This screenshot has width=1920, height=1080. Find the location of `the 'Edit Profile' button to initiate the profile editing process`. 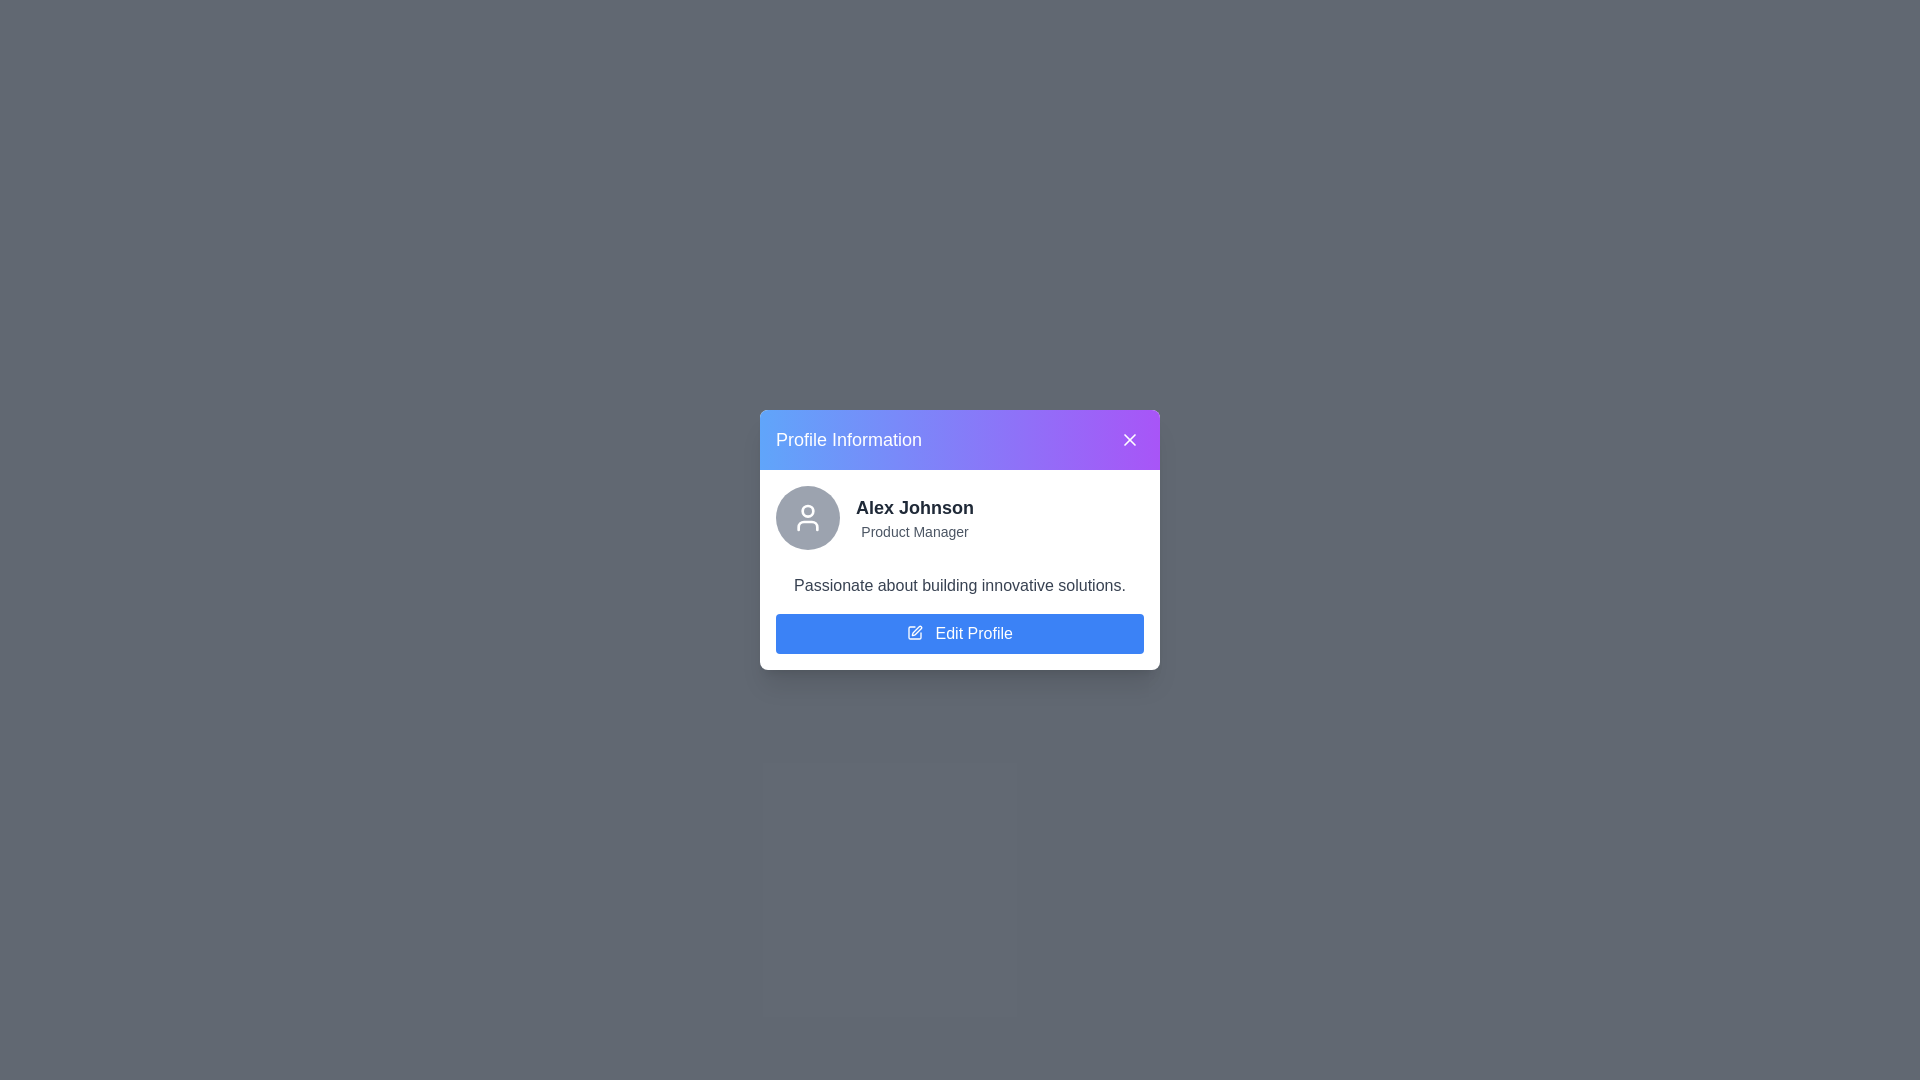

the 'Edit Profile' button to initiate the profile editing process is located at coordinates (960, 633).